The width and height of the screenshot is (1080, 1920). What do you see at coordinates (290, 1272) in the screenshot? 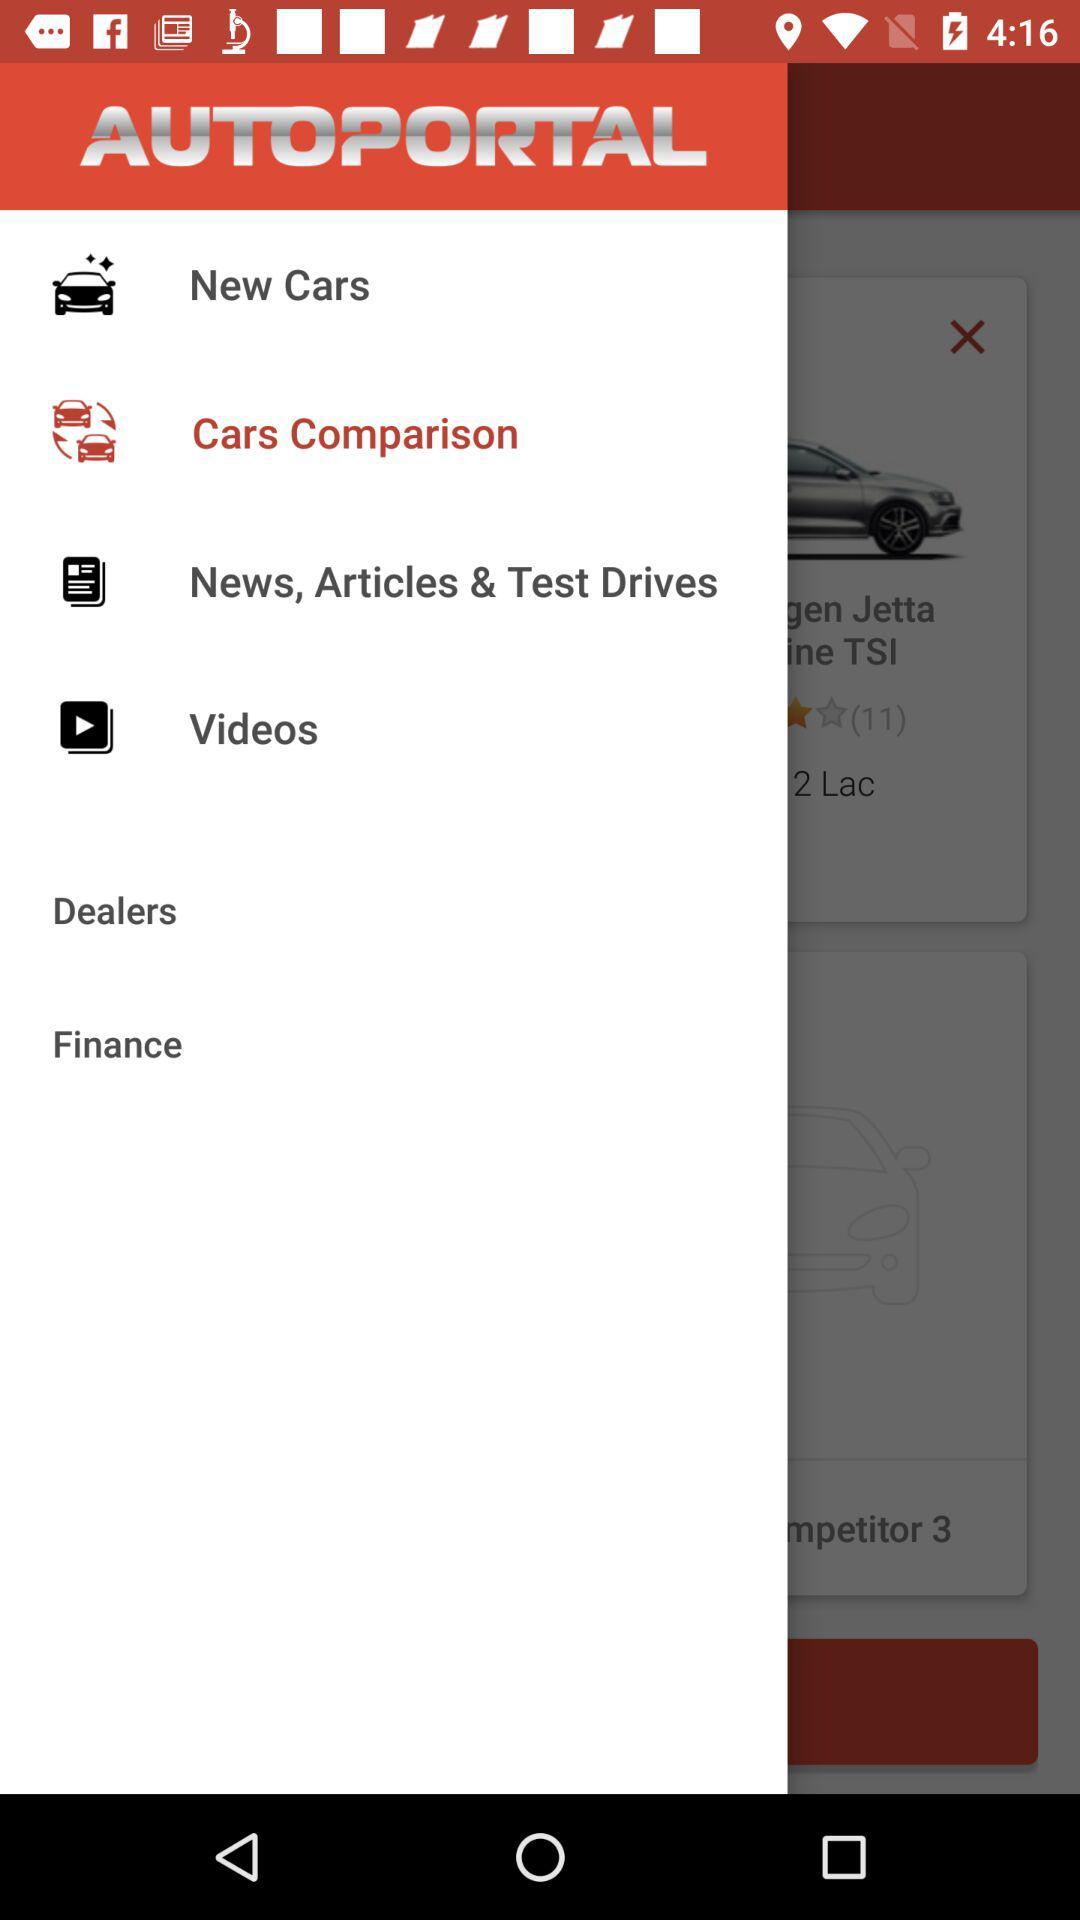
I see `finance` at bounding box center [290, 1272].